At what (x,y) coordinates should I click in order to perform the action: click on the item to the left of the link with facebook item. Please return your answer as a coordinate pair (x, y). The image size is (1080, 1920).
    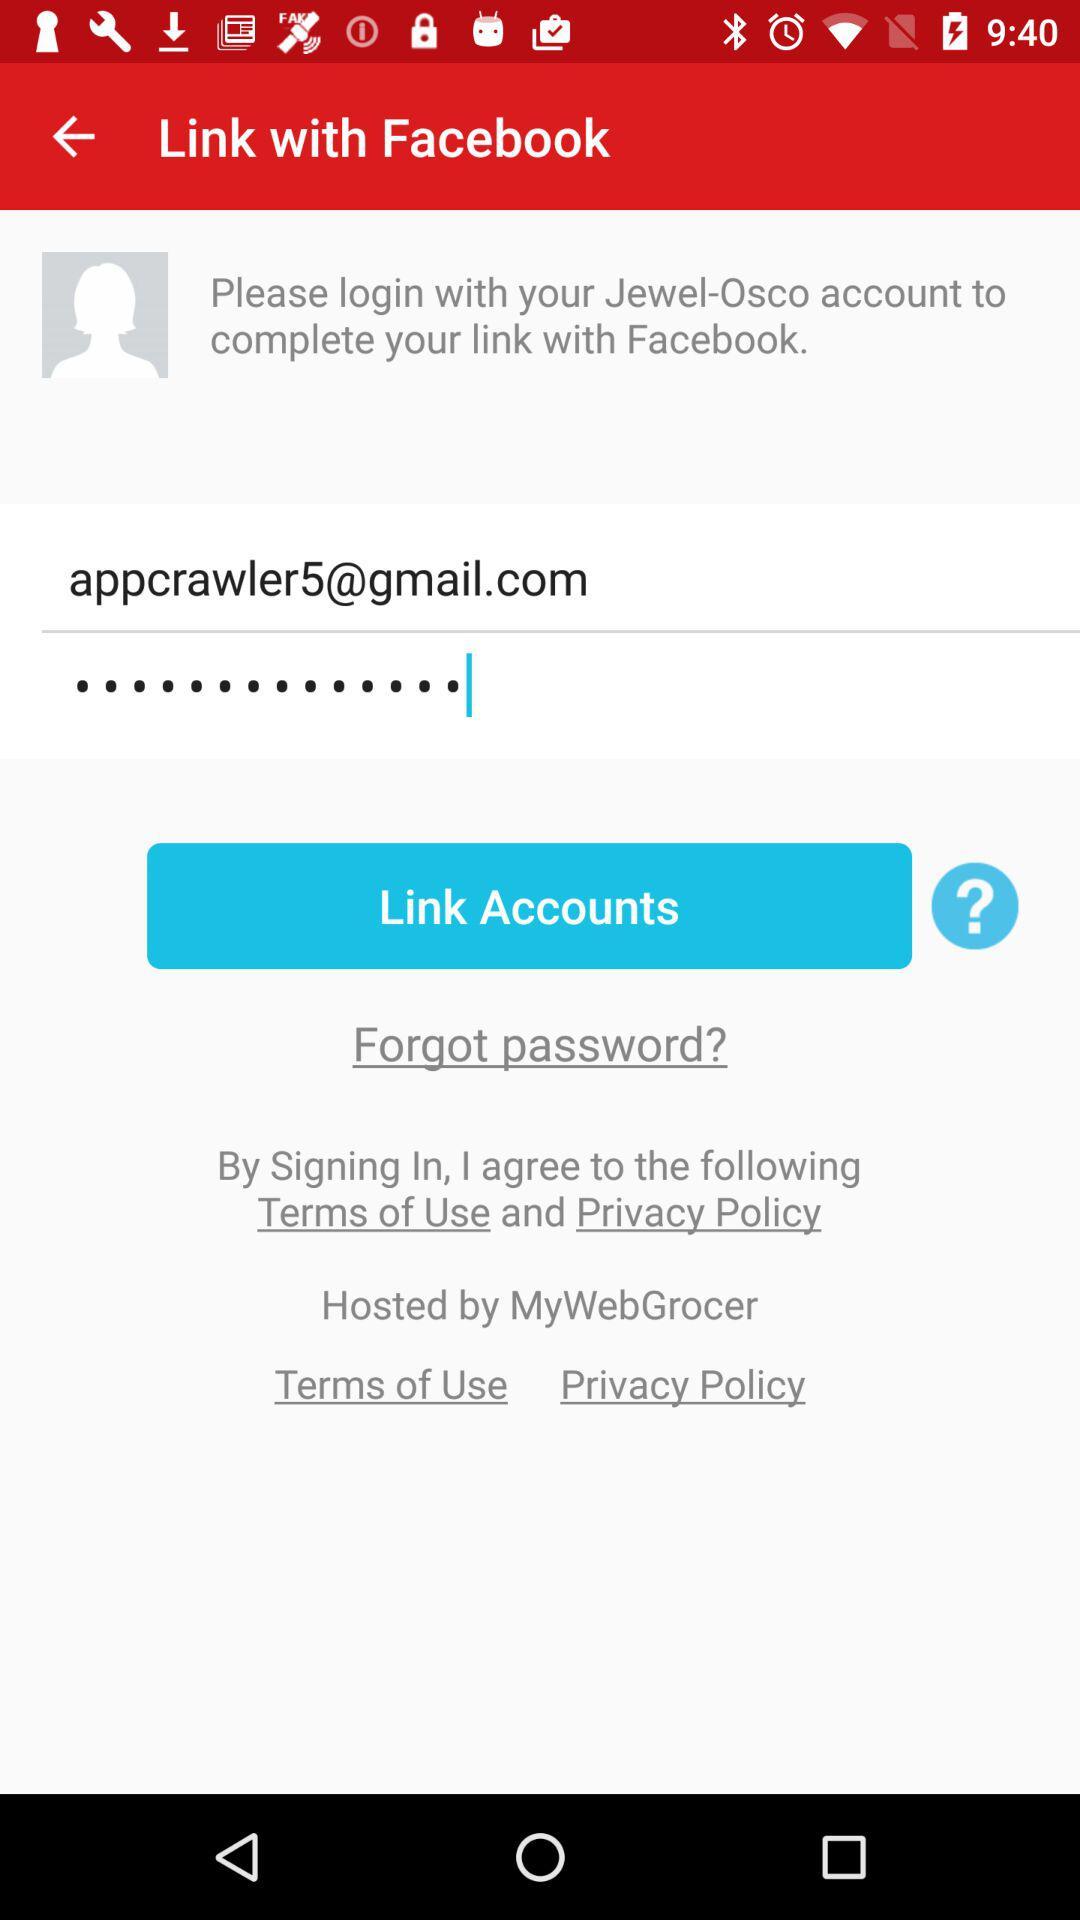
    Looking at the image, I should click on (72, 135).